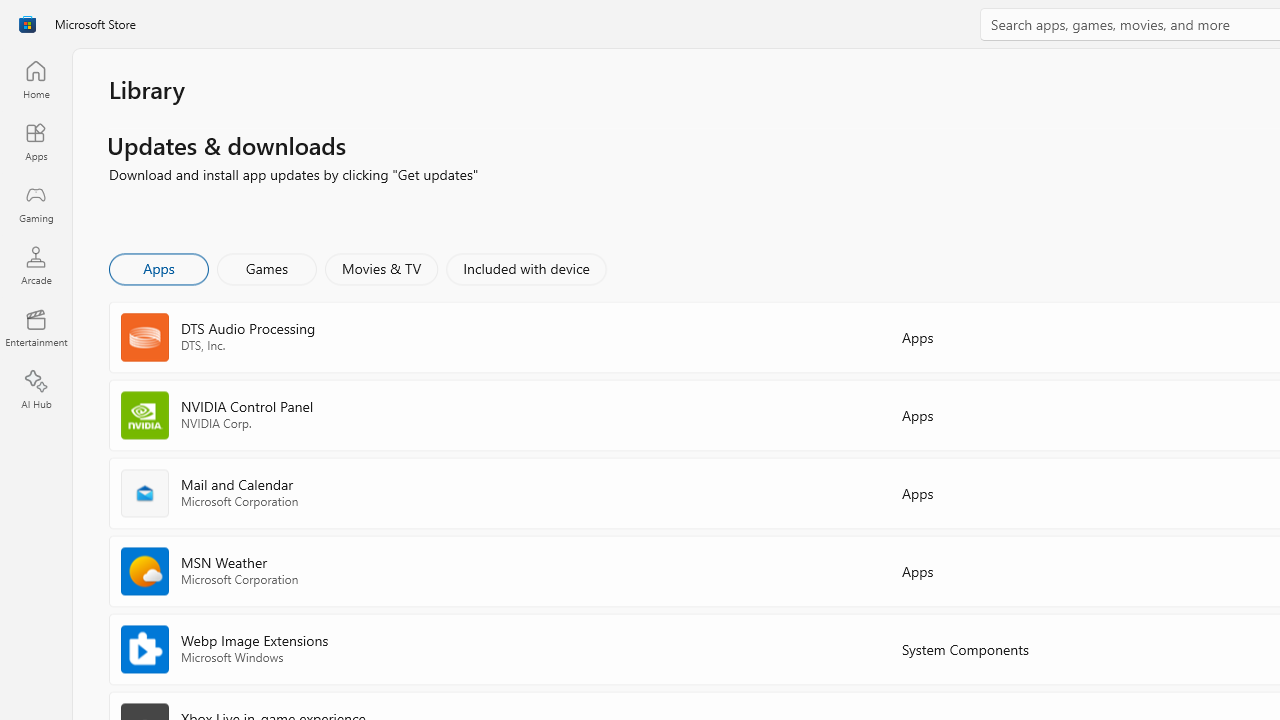 This screenshot has height=720, width=1280. Describe the element at coordinates (35, 203) in the screenshot. I see `'Gaming'` at that location.